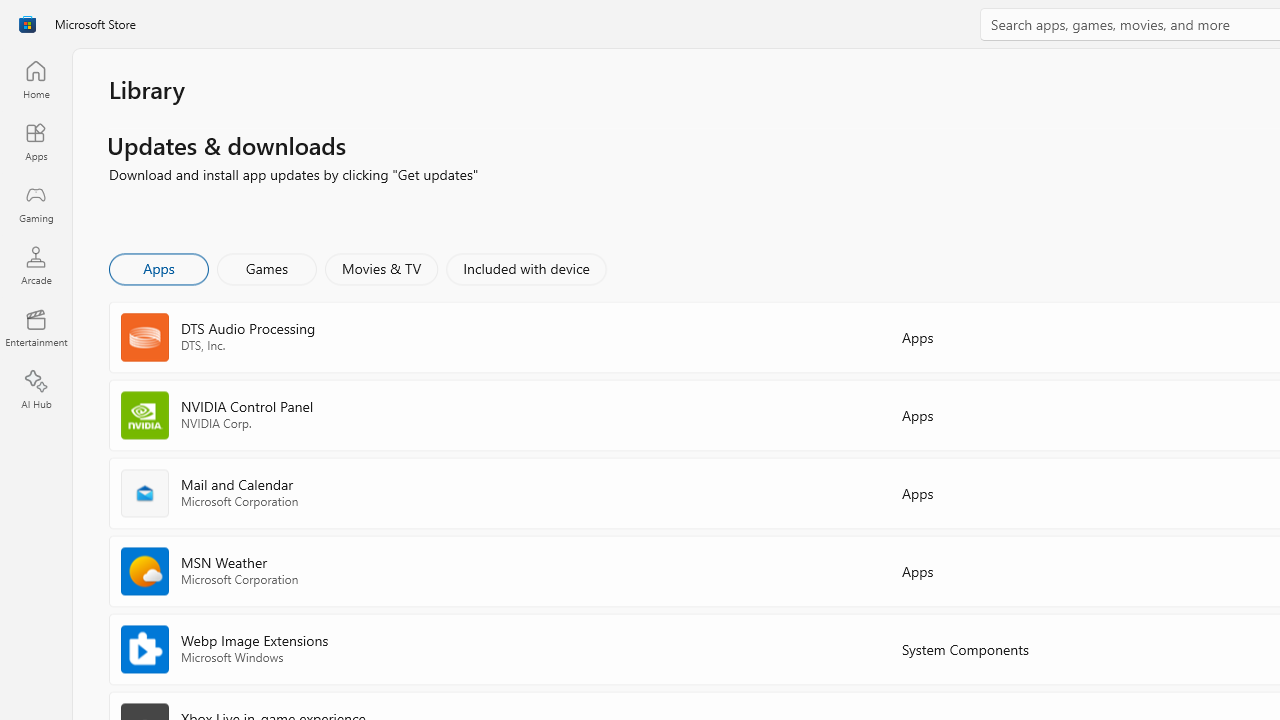 This screenshot has height=720, width=1280. Describe the element at coordinates (35, 203) in the screenshot. I see `'Gaming'` at that location.